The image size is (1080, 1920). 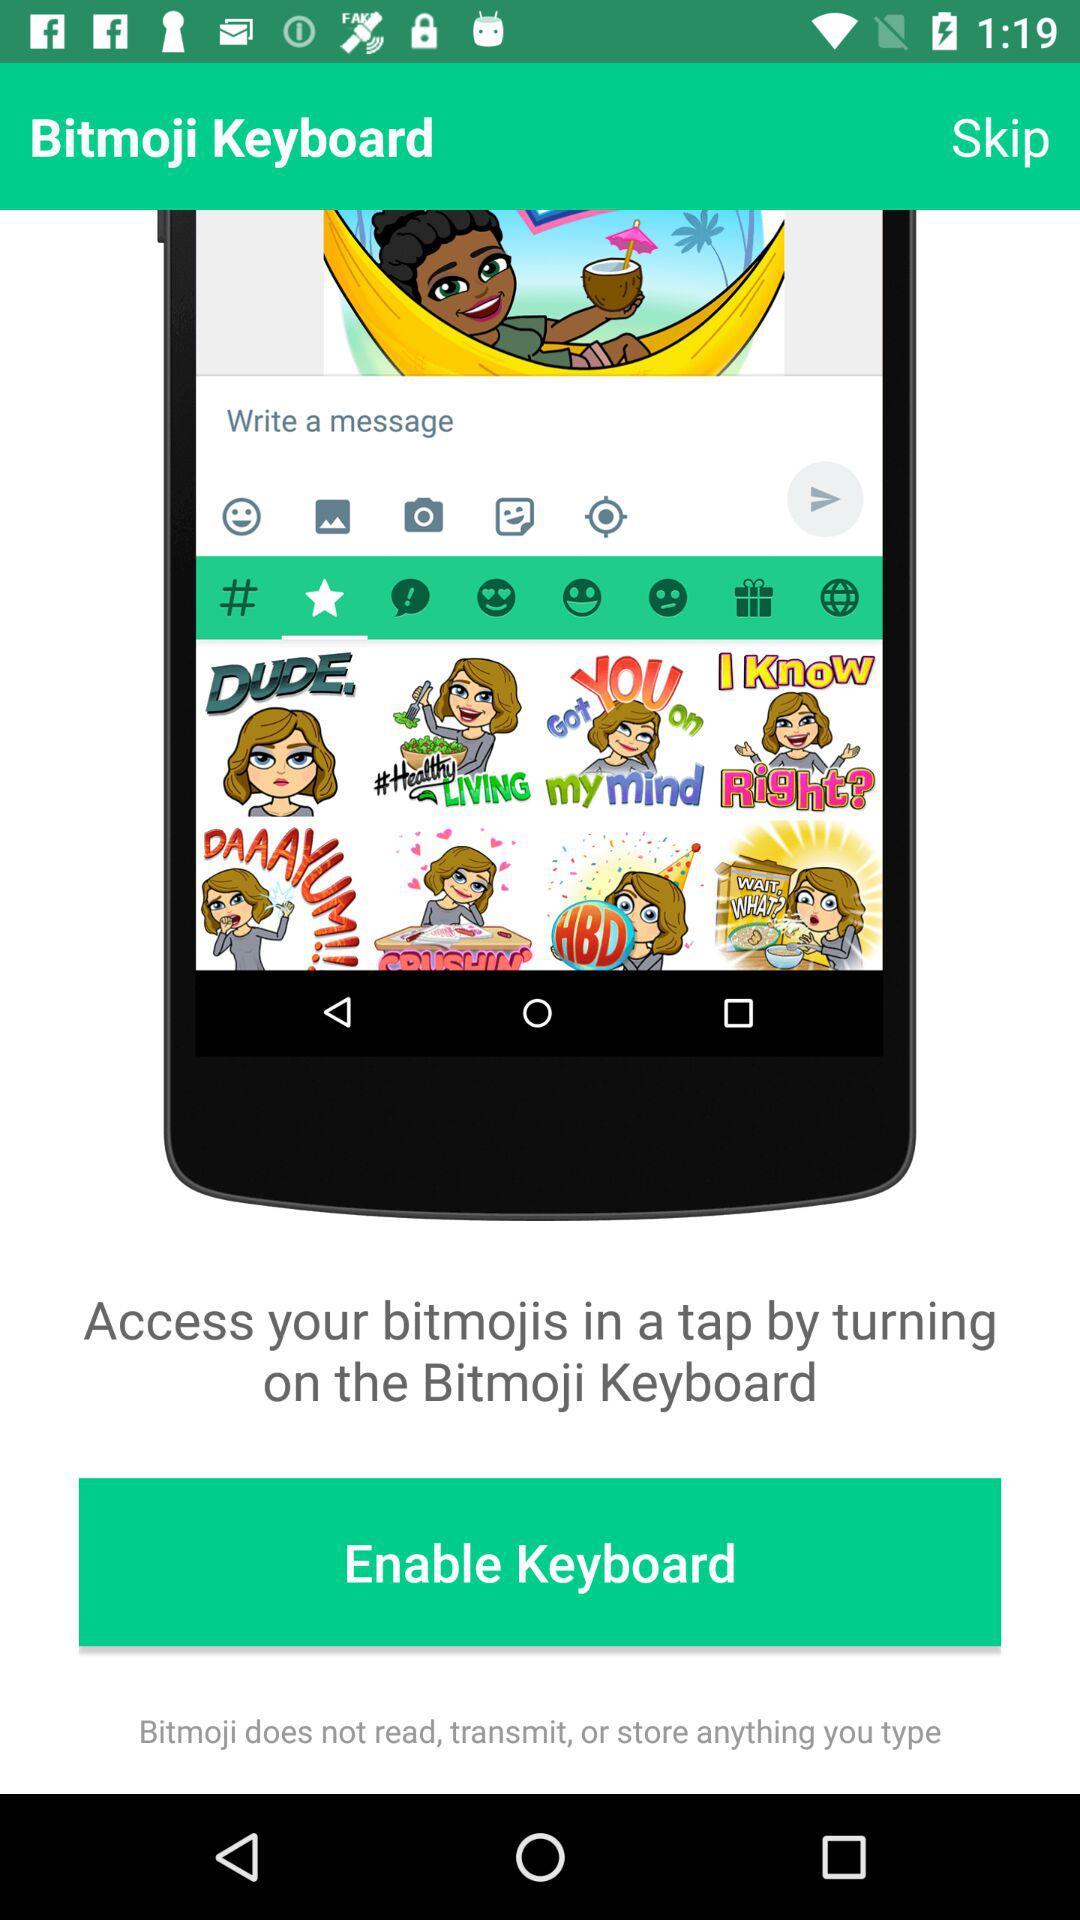 I want to click on item to the right of bitmoji keyboard, so click(x=1000, y=135).